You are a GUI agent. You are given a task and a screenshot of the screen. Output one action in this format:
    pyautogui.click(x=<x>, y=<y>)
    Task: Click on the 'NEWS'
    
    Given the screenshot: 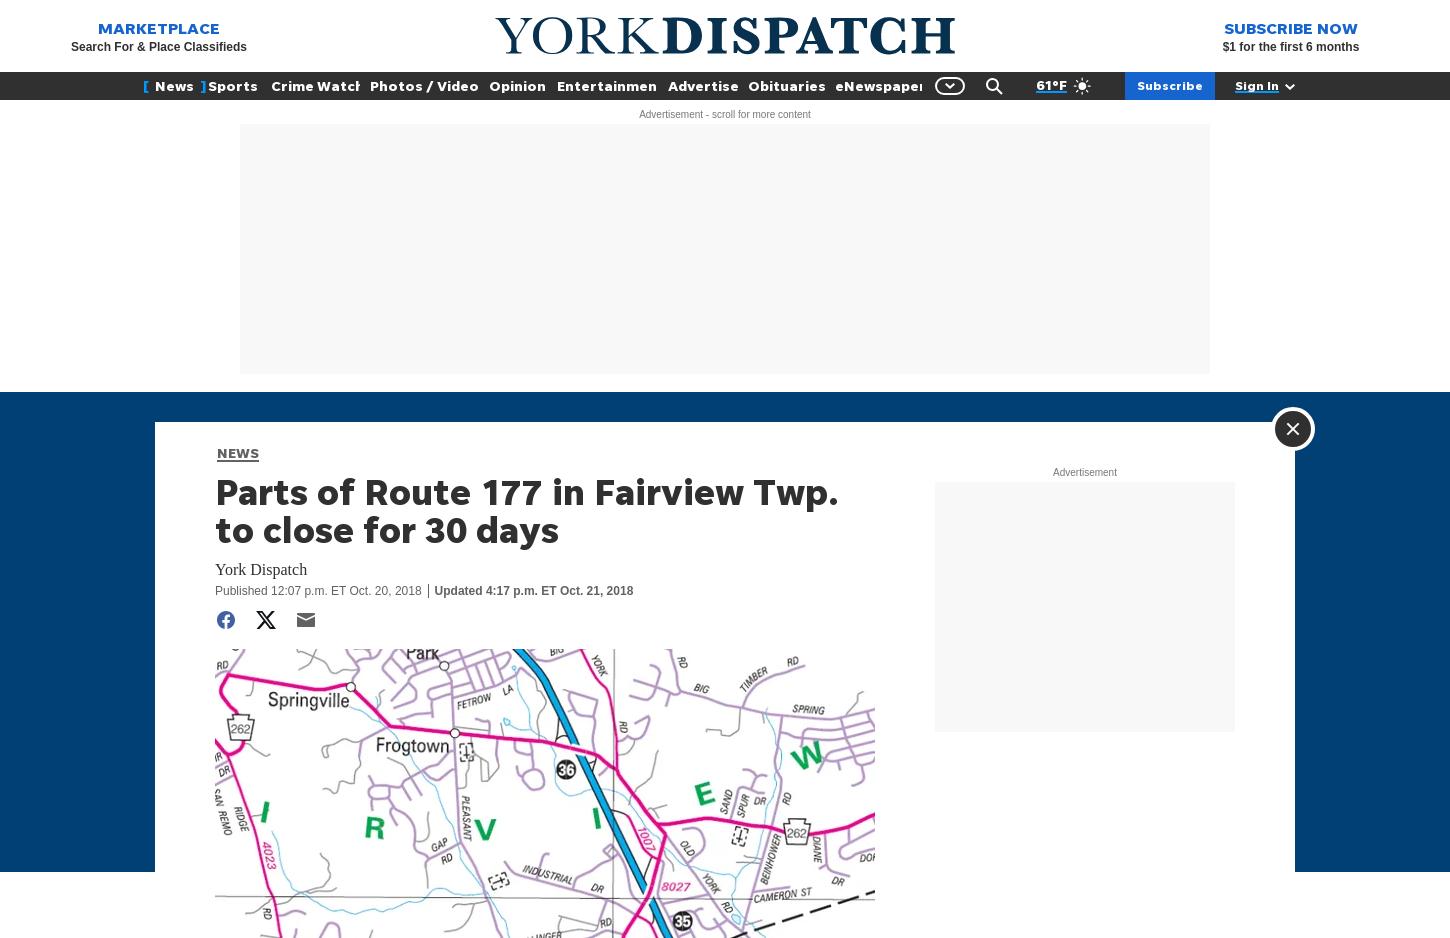 What is the action you would take?
    pyautogui.click(x=236, y=451)
    